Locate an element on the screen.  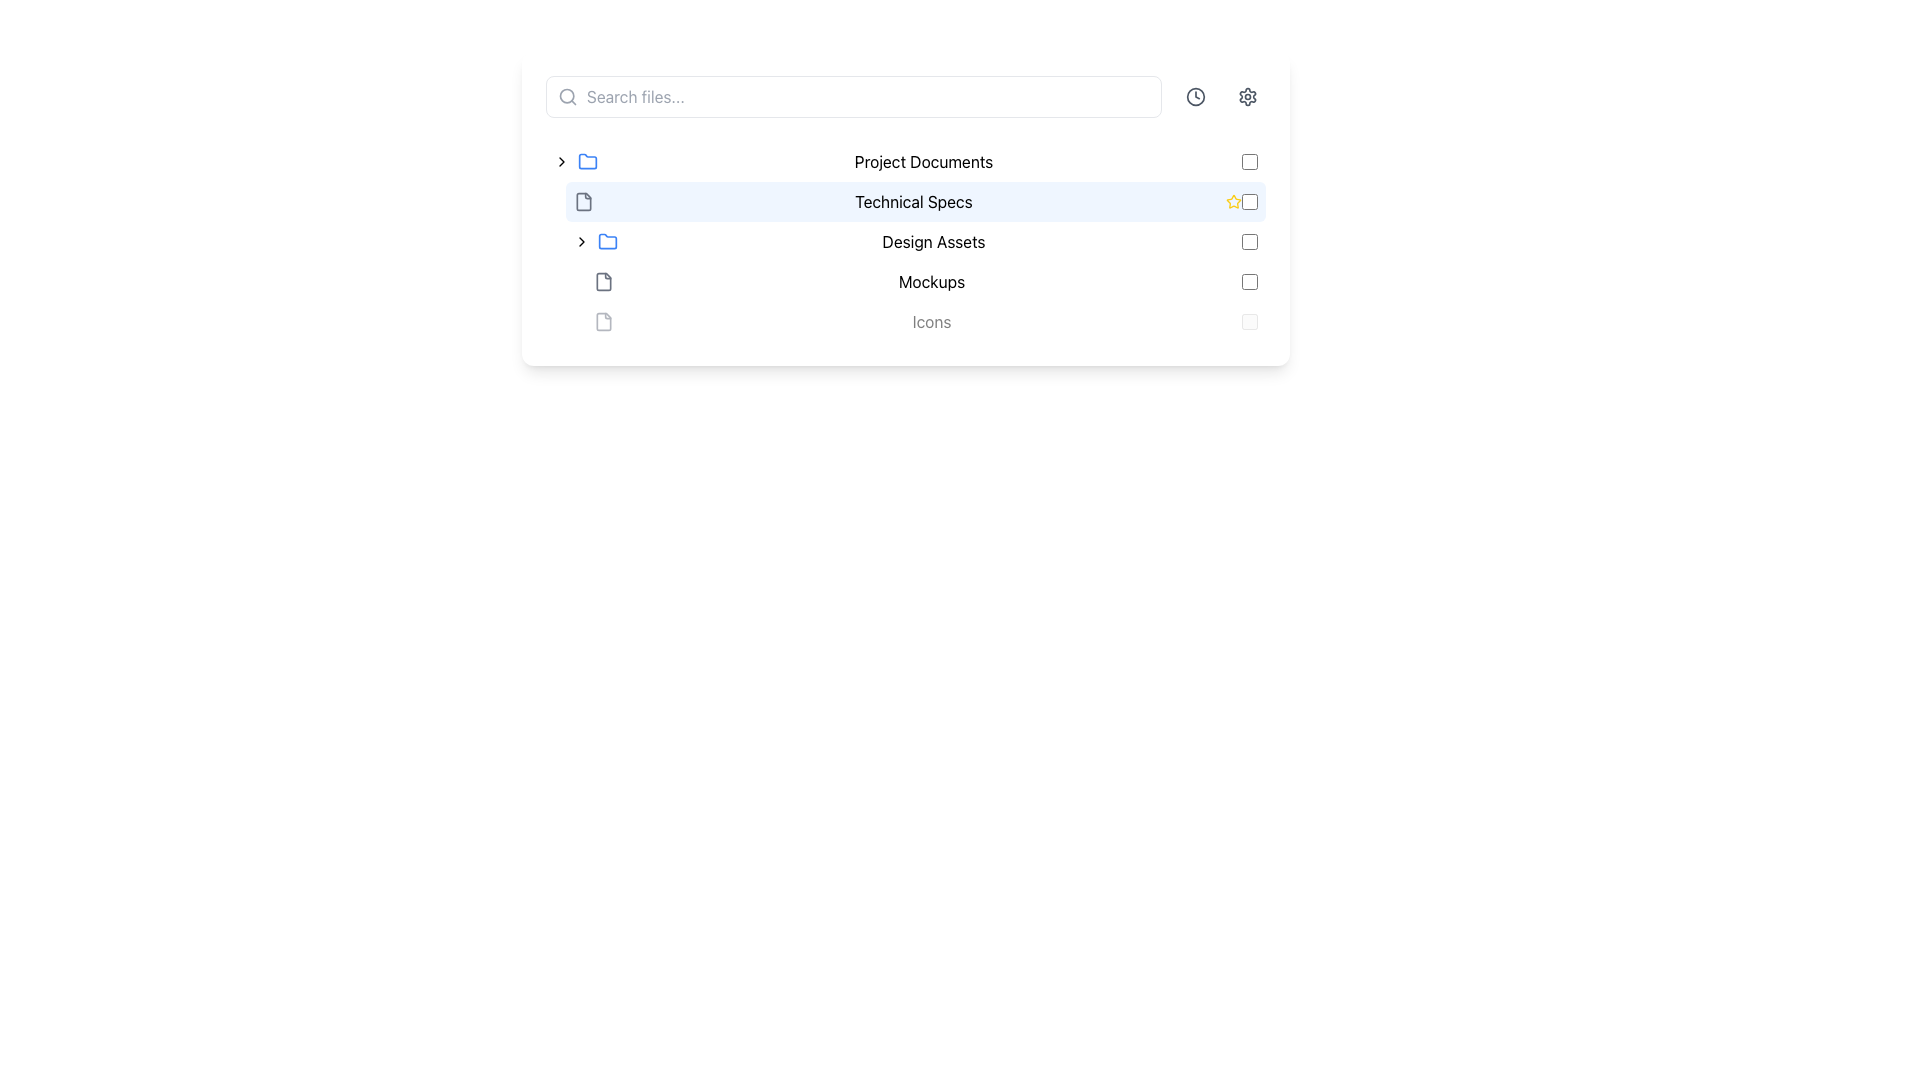
the navigation icon located to the leftmost side of the 'Design Assets' text is located at coordinates (580, 241).